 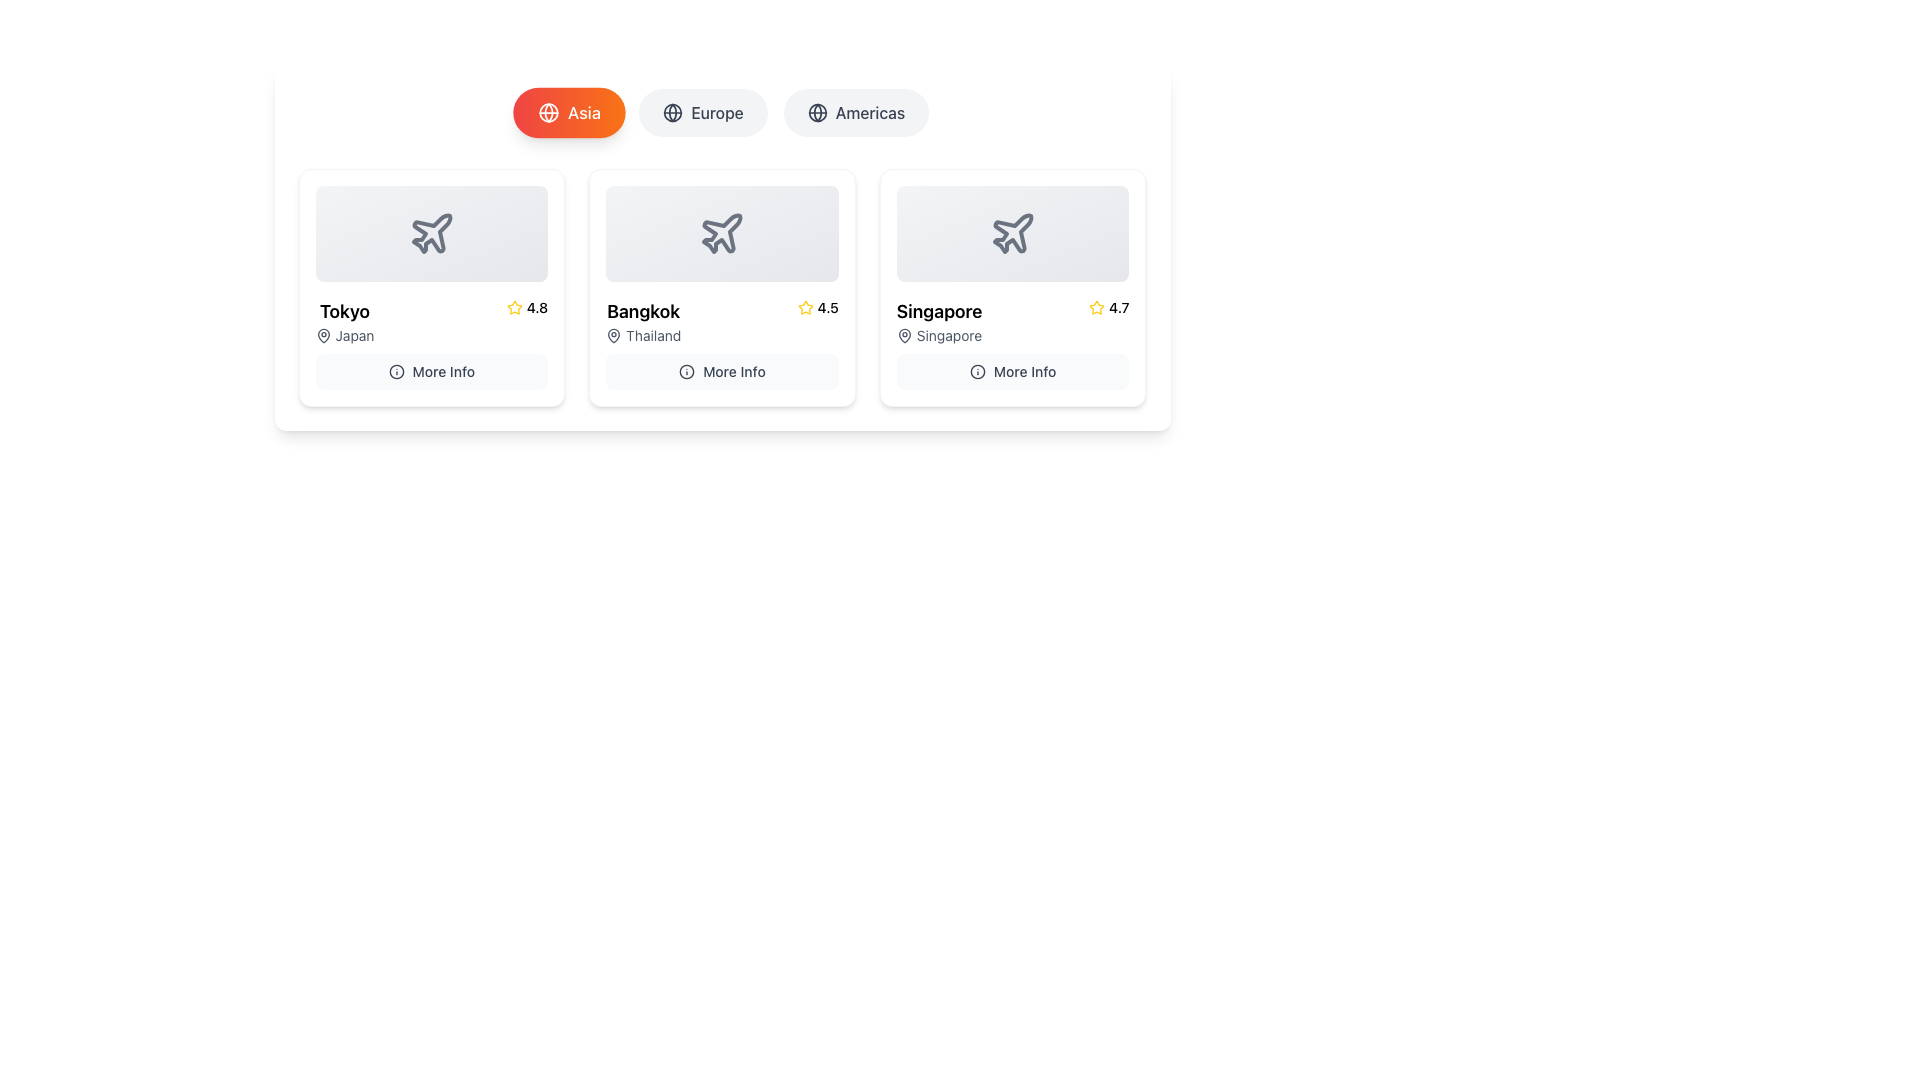 I want to click on the geographical icon indicating 'Singapore' located next to the text 'Singapore' and above the 'More Info' button, so click(x=903, y=334).